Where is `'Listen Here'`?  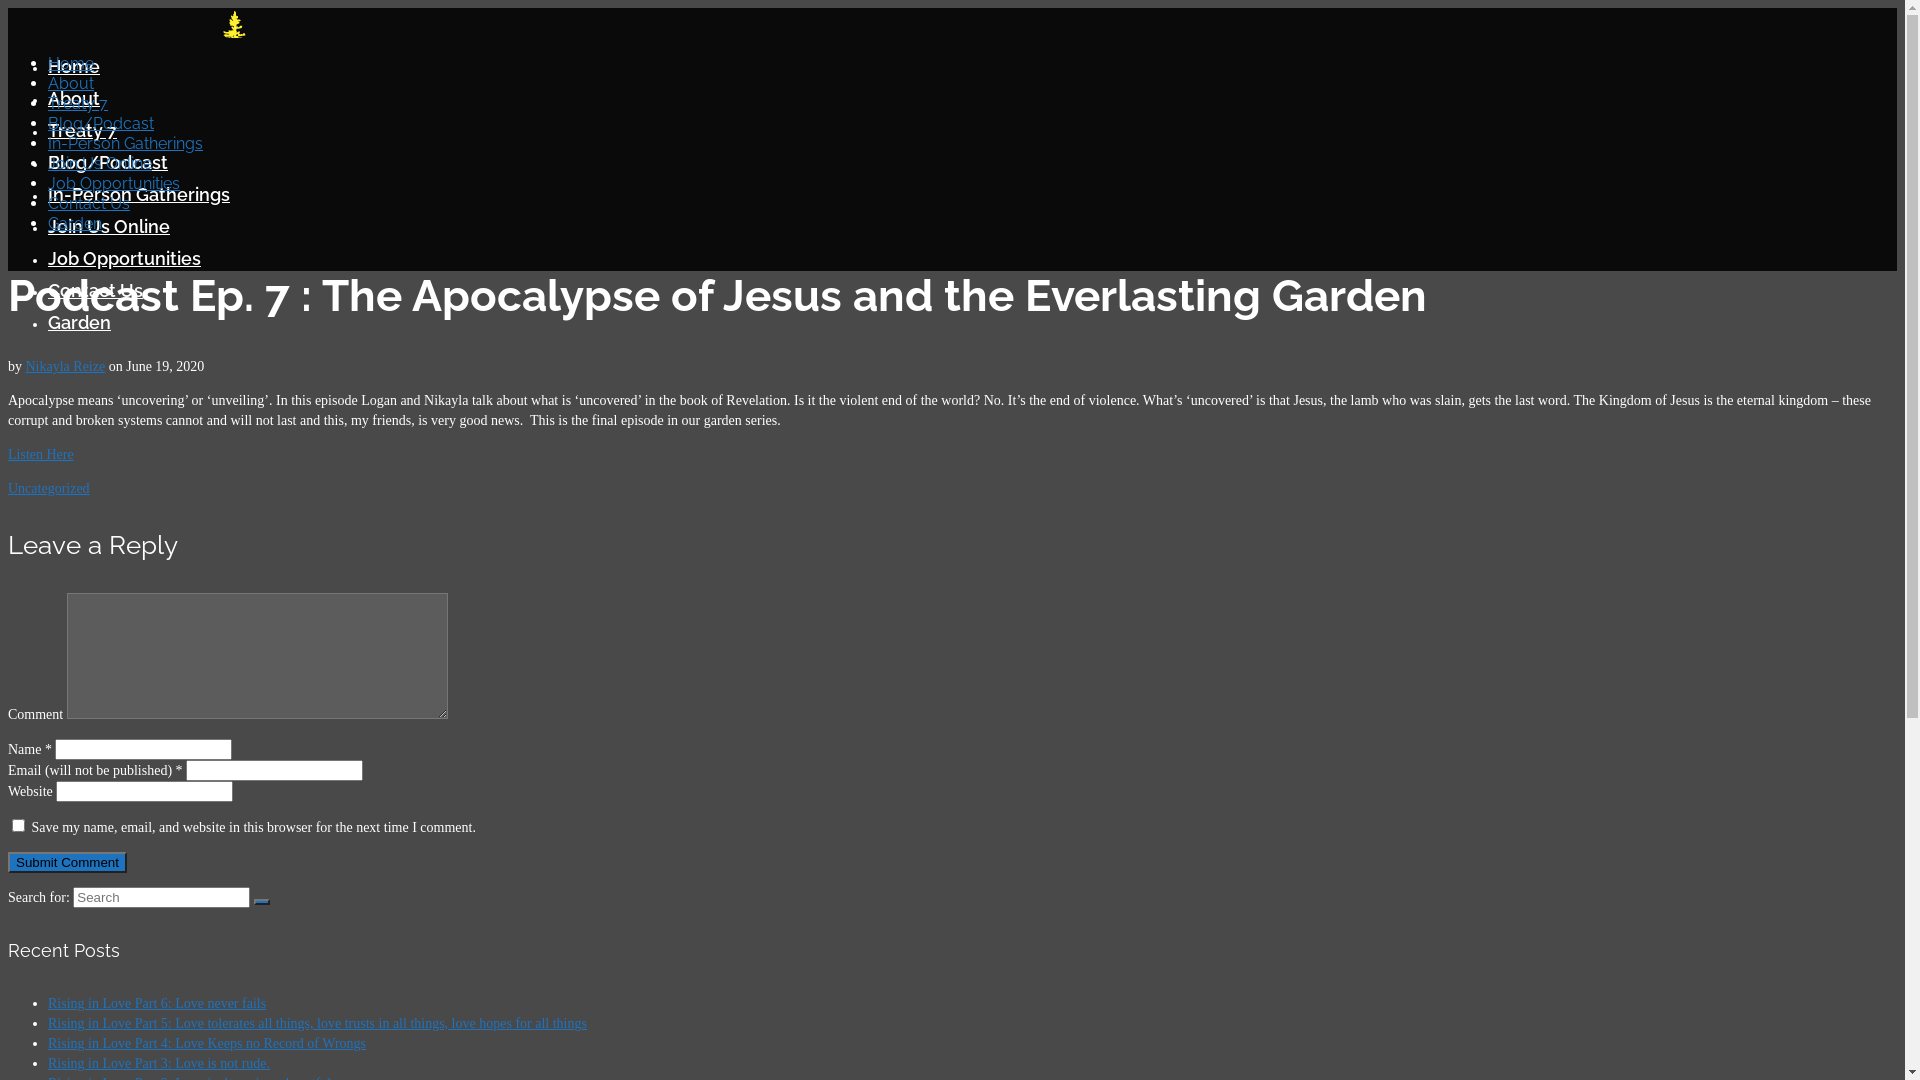 'Listen Here' is located at coordinates (8, 454).